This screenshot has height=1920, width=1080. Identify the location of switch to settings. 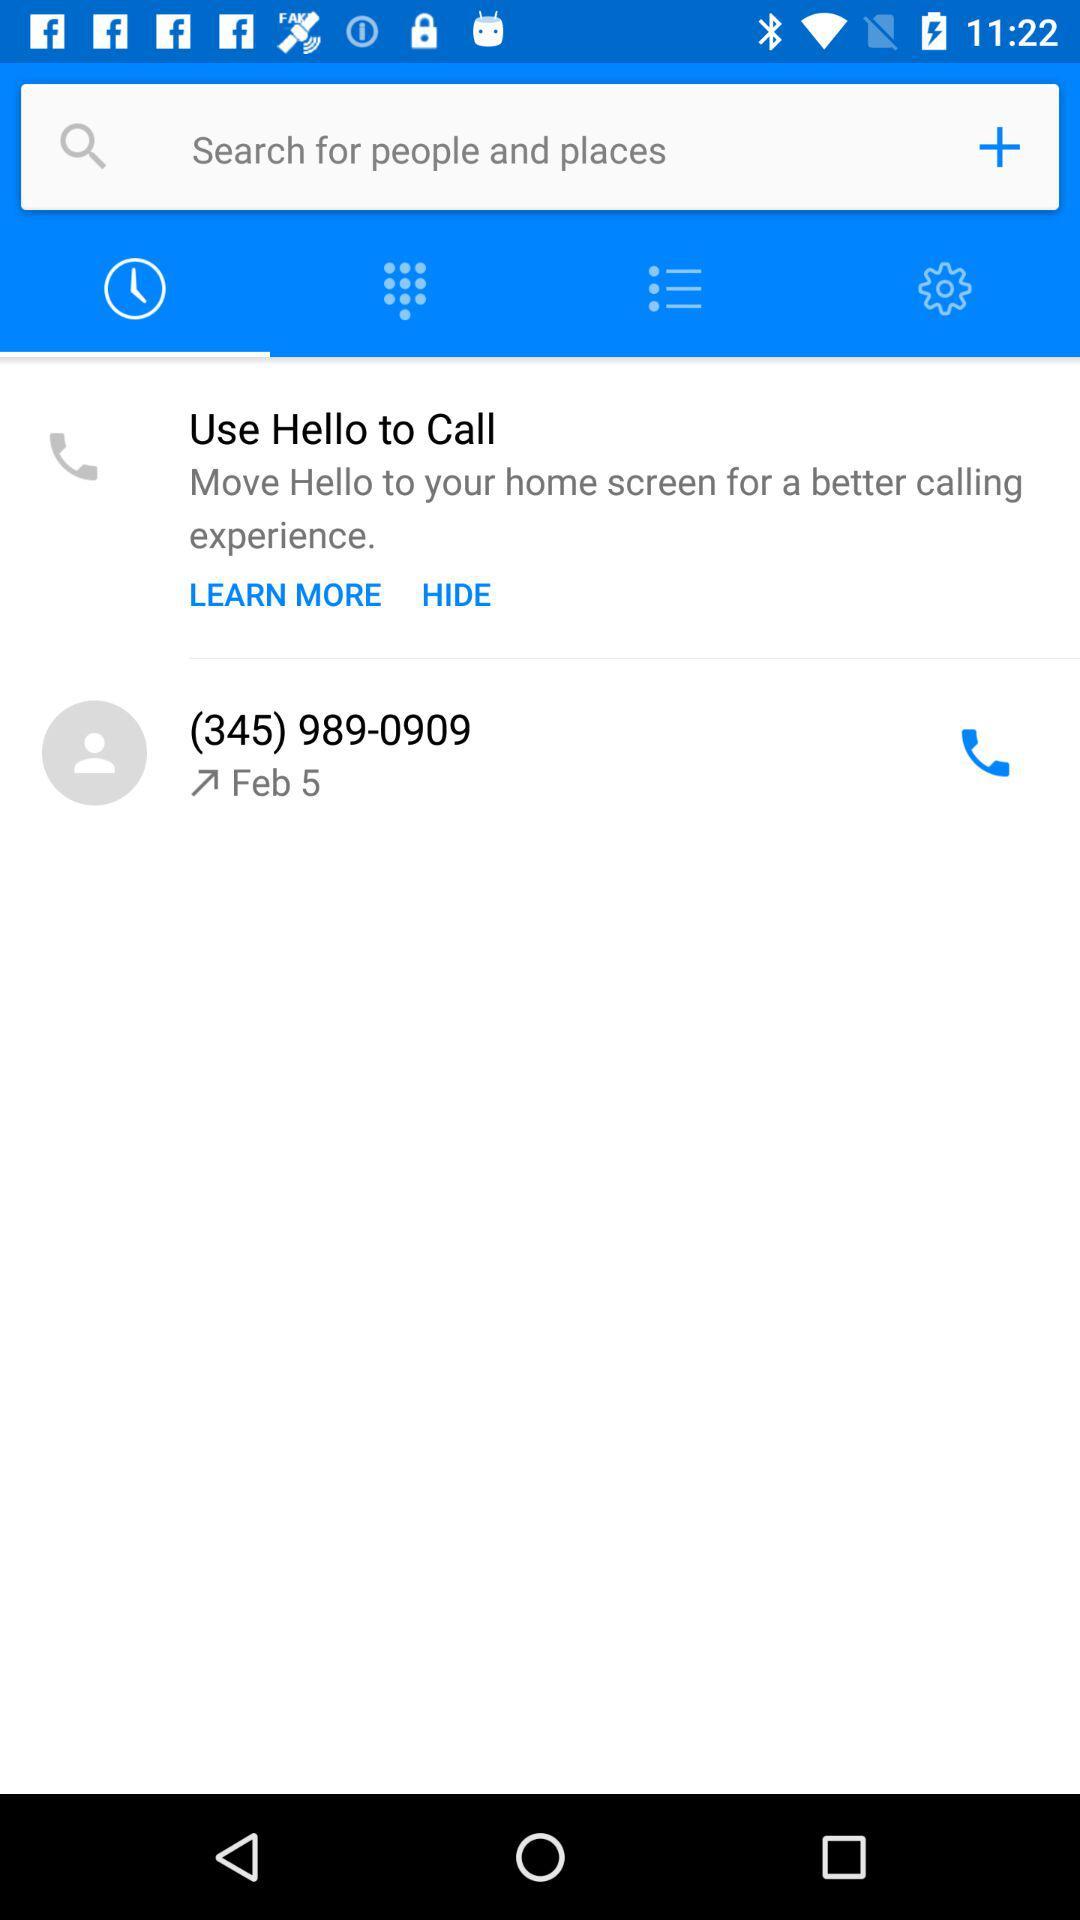
(945, 288).